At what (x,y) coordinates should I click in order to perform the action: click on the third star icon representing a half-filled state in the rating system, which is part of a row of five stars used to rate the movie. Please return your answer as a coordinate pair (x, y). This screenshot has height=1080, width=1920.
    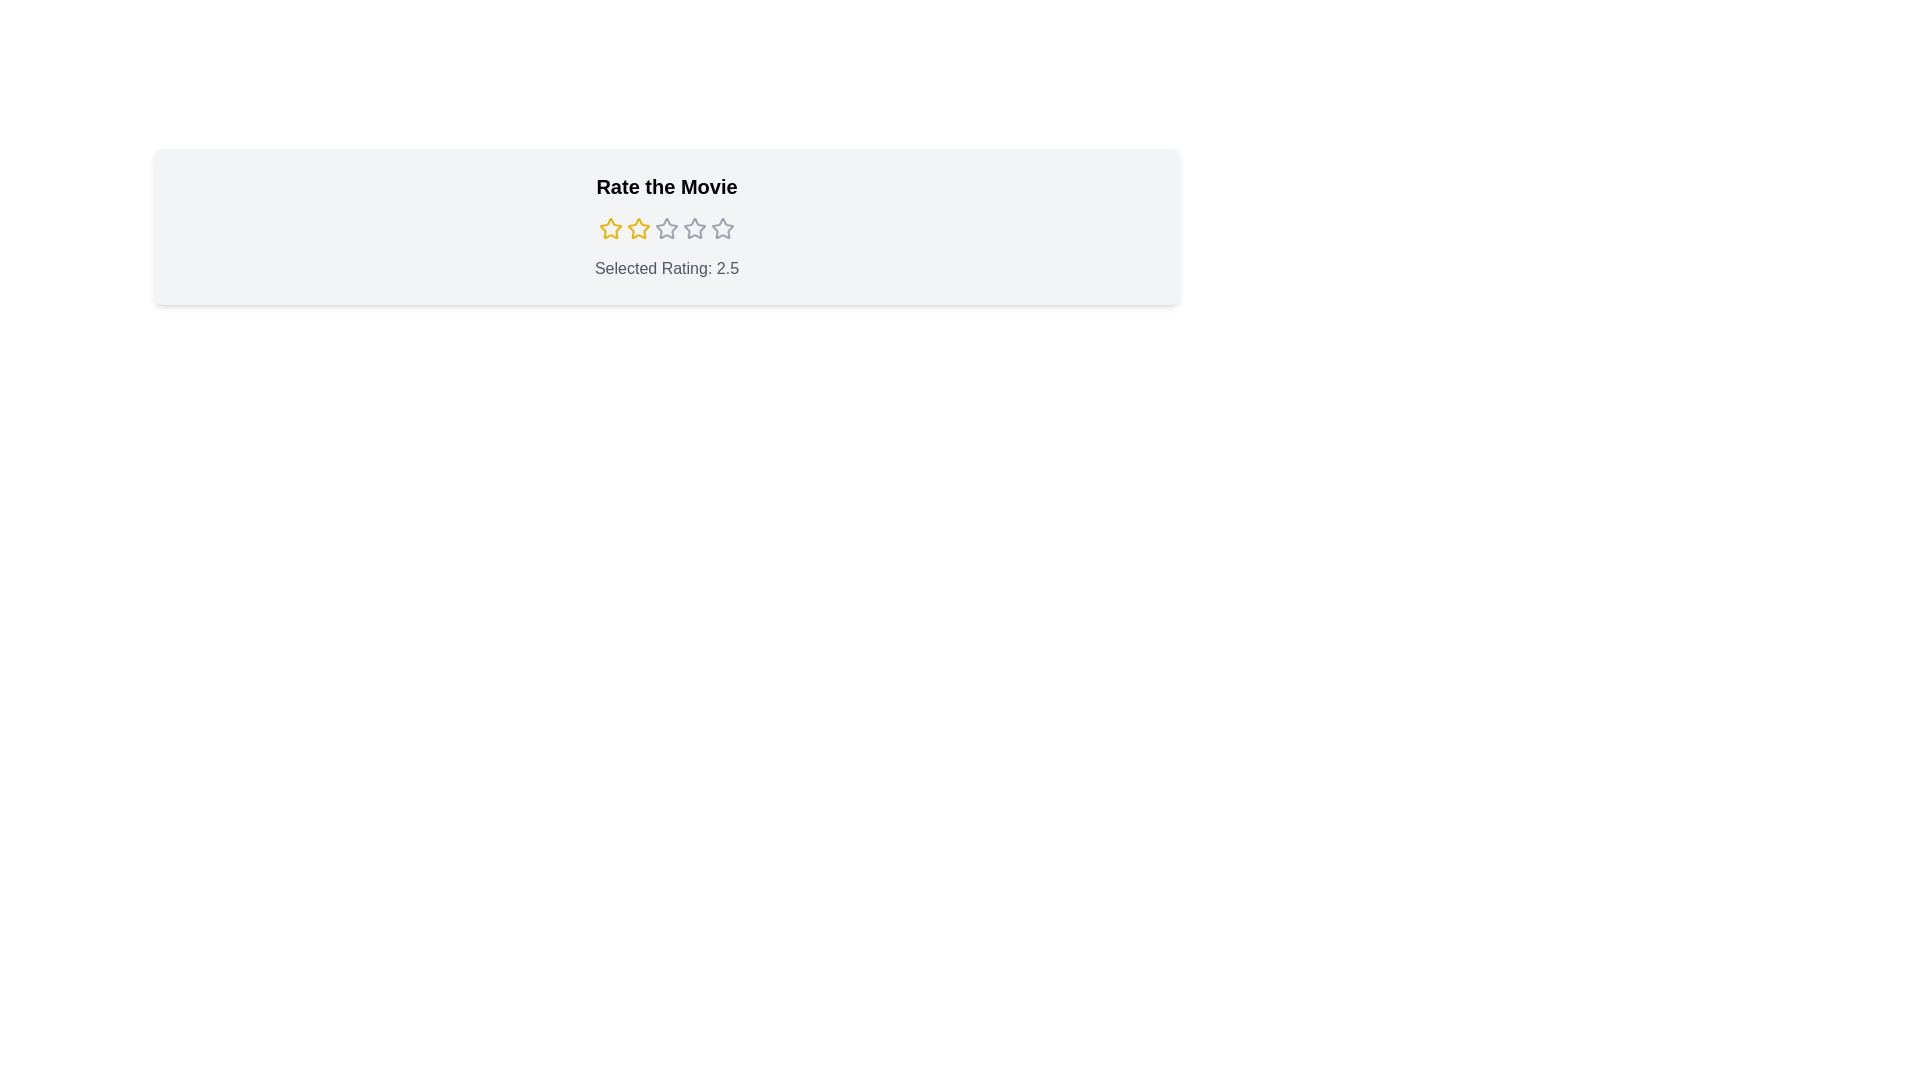
    Looking at the image, I should click on (695, 227).